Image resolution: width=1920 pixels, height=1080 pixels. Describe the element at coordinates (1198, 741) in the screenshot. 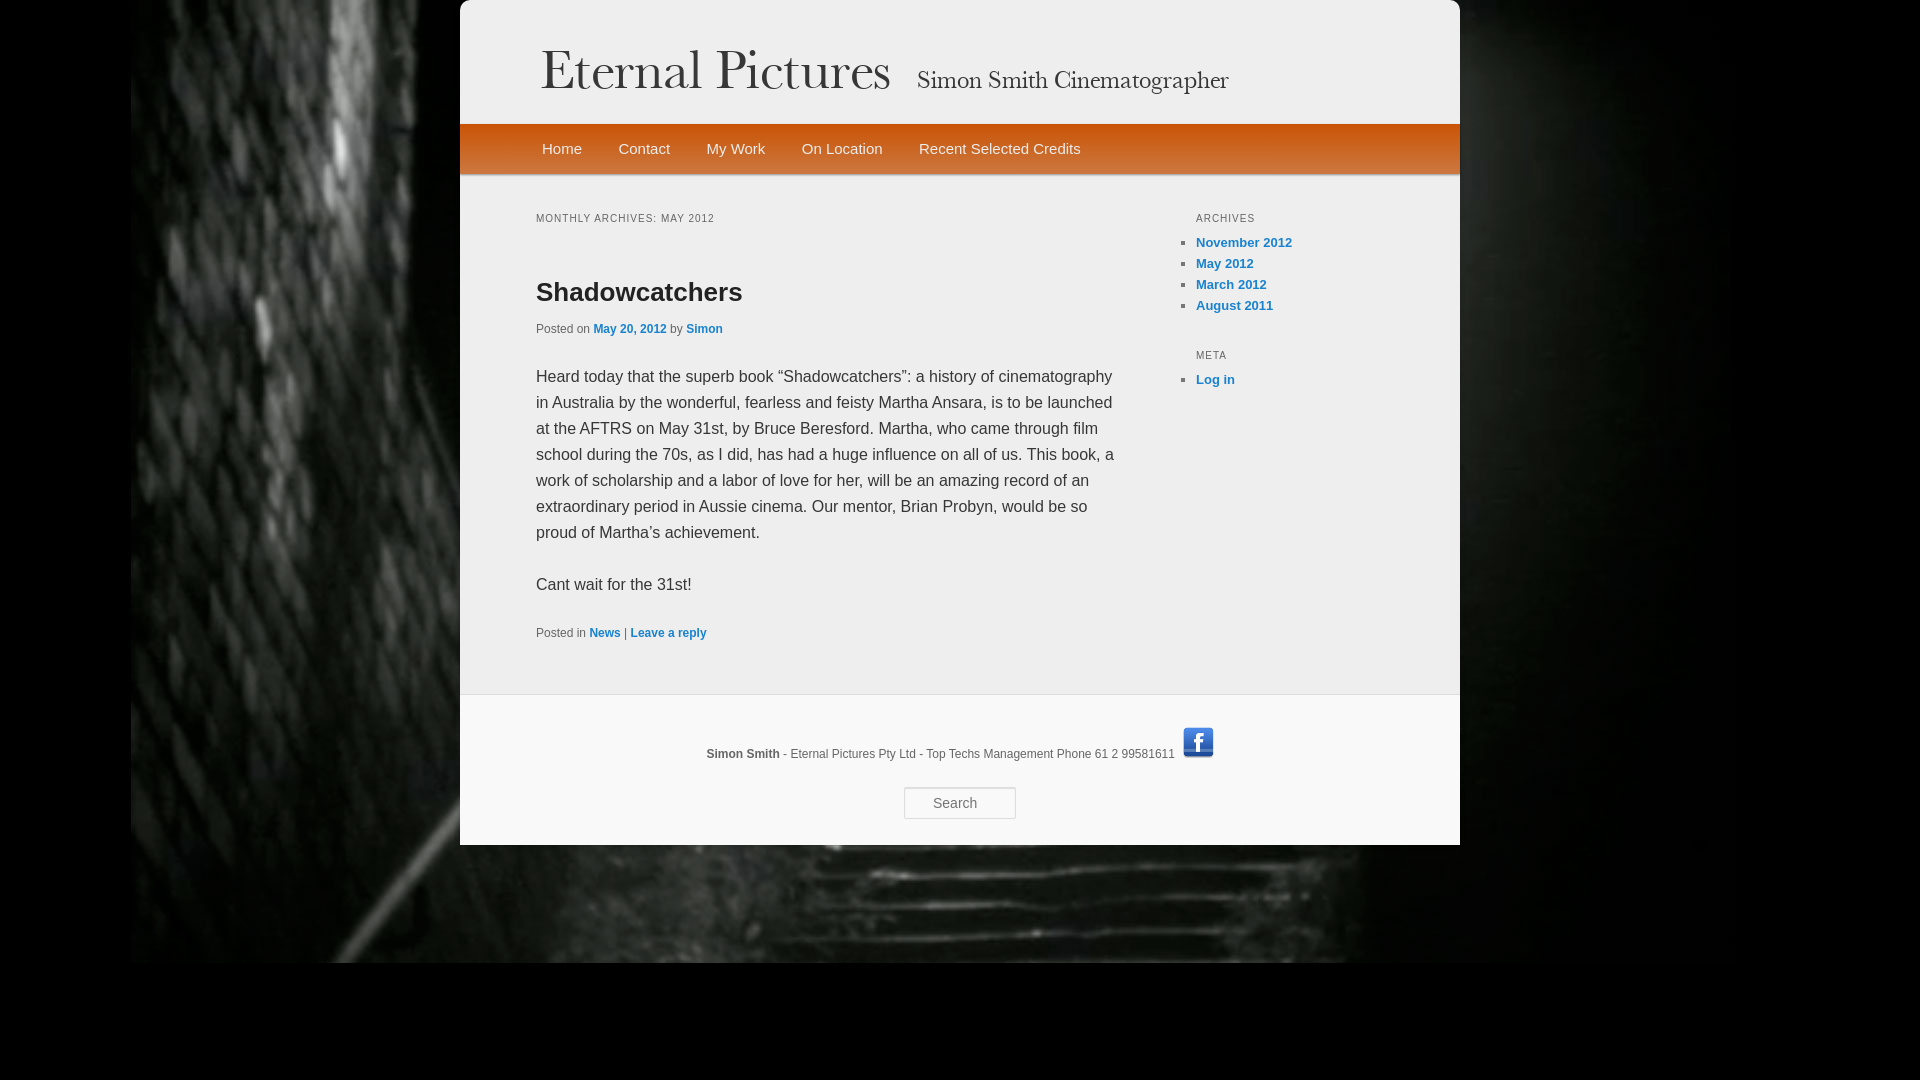

I see `'Visit me on Facebook'` at that location.